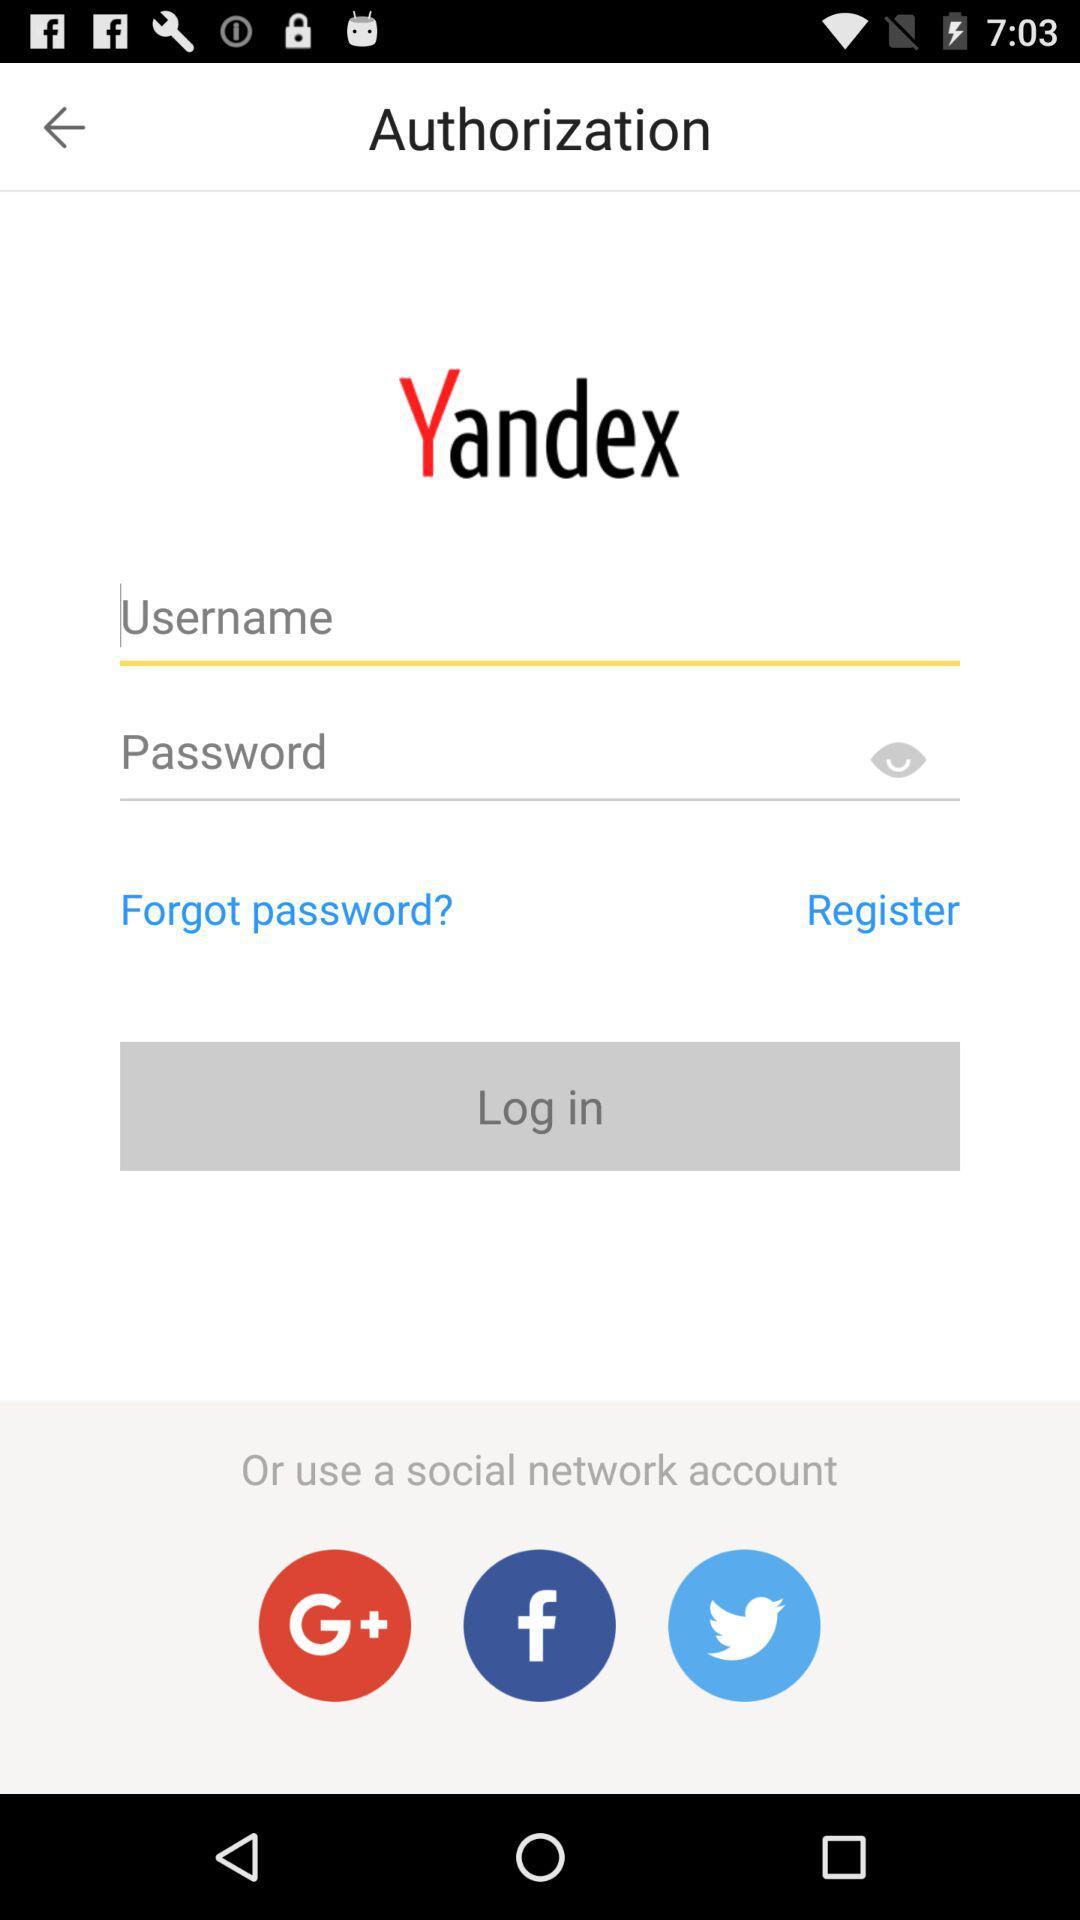 This screenshot has width=1080, height=1920. Describe the element at coordinates (63, 135) in the screenshot. I see `the arrow_backward icon` at that location.